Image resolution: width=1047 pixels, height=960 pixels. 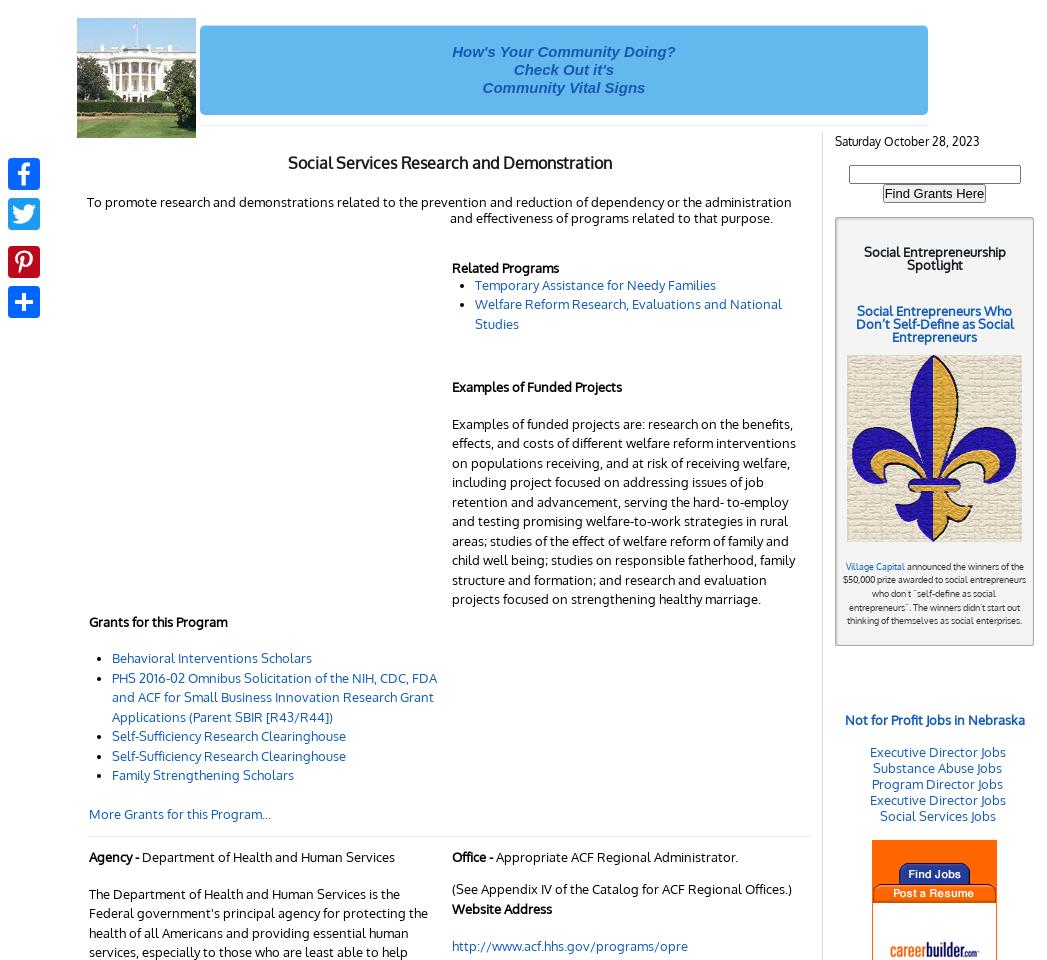 What do you see at coordinates (907, 140) in the screenshot?
I see `'Saturday October 28, 2023'` at bounding box center [907, 140].